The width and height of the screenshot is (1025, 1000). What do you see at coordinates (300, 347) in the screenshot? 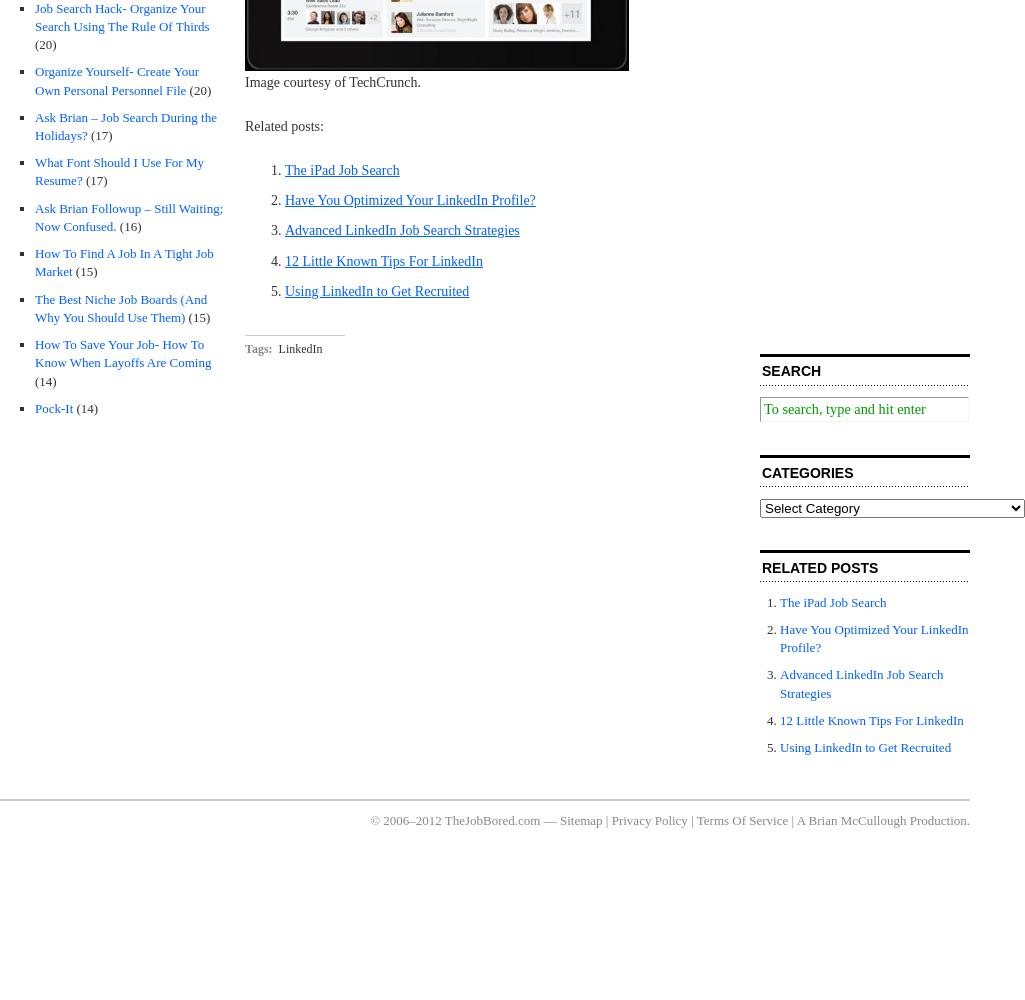
I see `'LinkedIn'` at bounding box center [300, 347].